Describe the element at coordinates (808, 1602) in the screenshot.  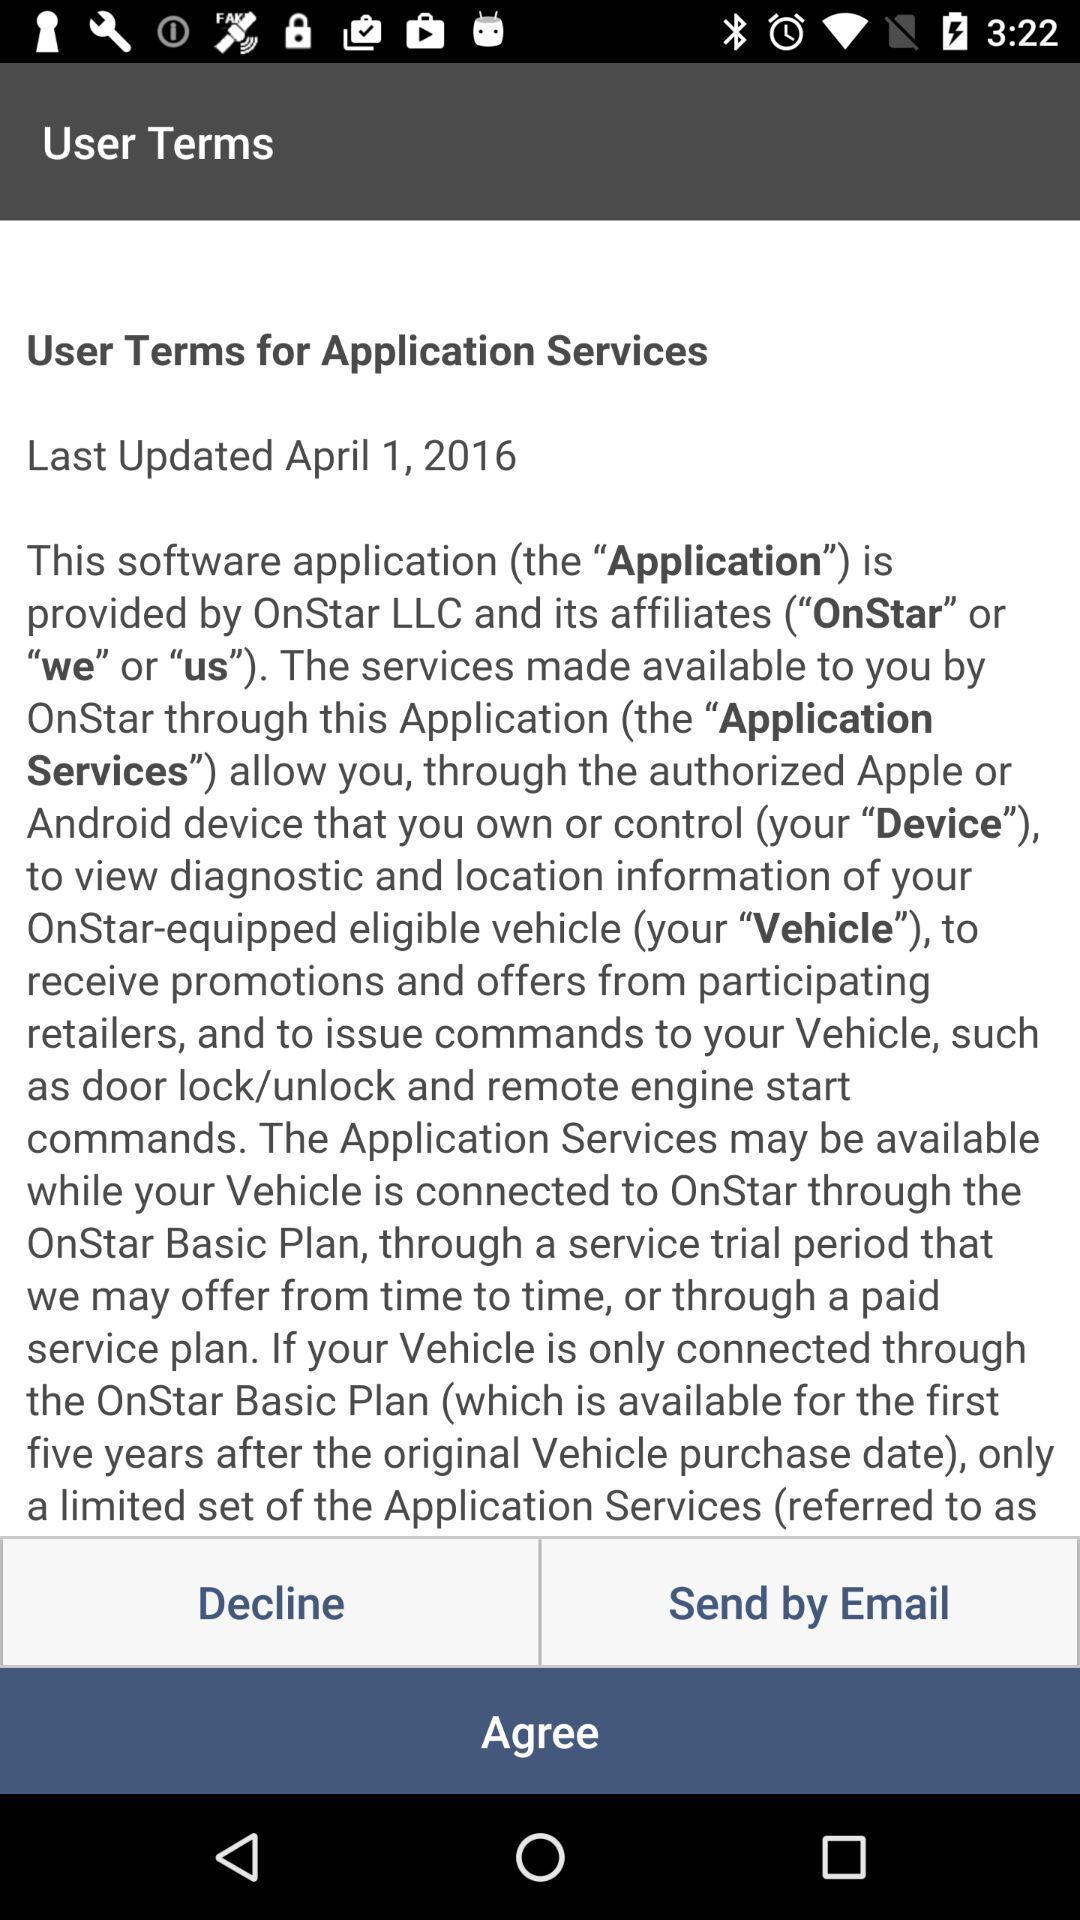
I see `the item above the agree item` at that location.